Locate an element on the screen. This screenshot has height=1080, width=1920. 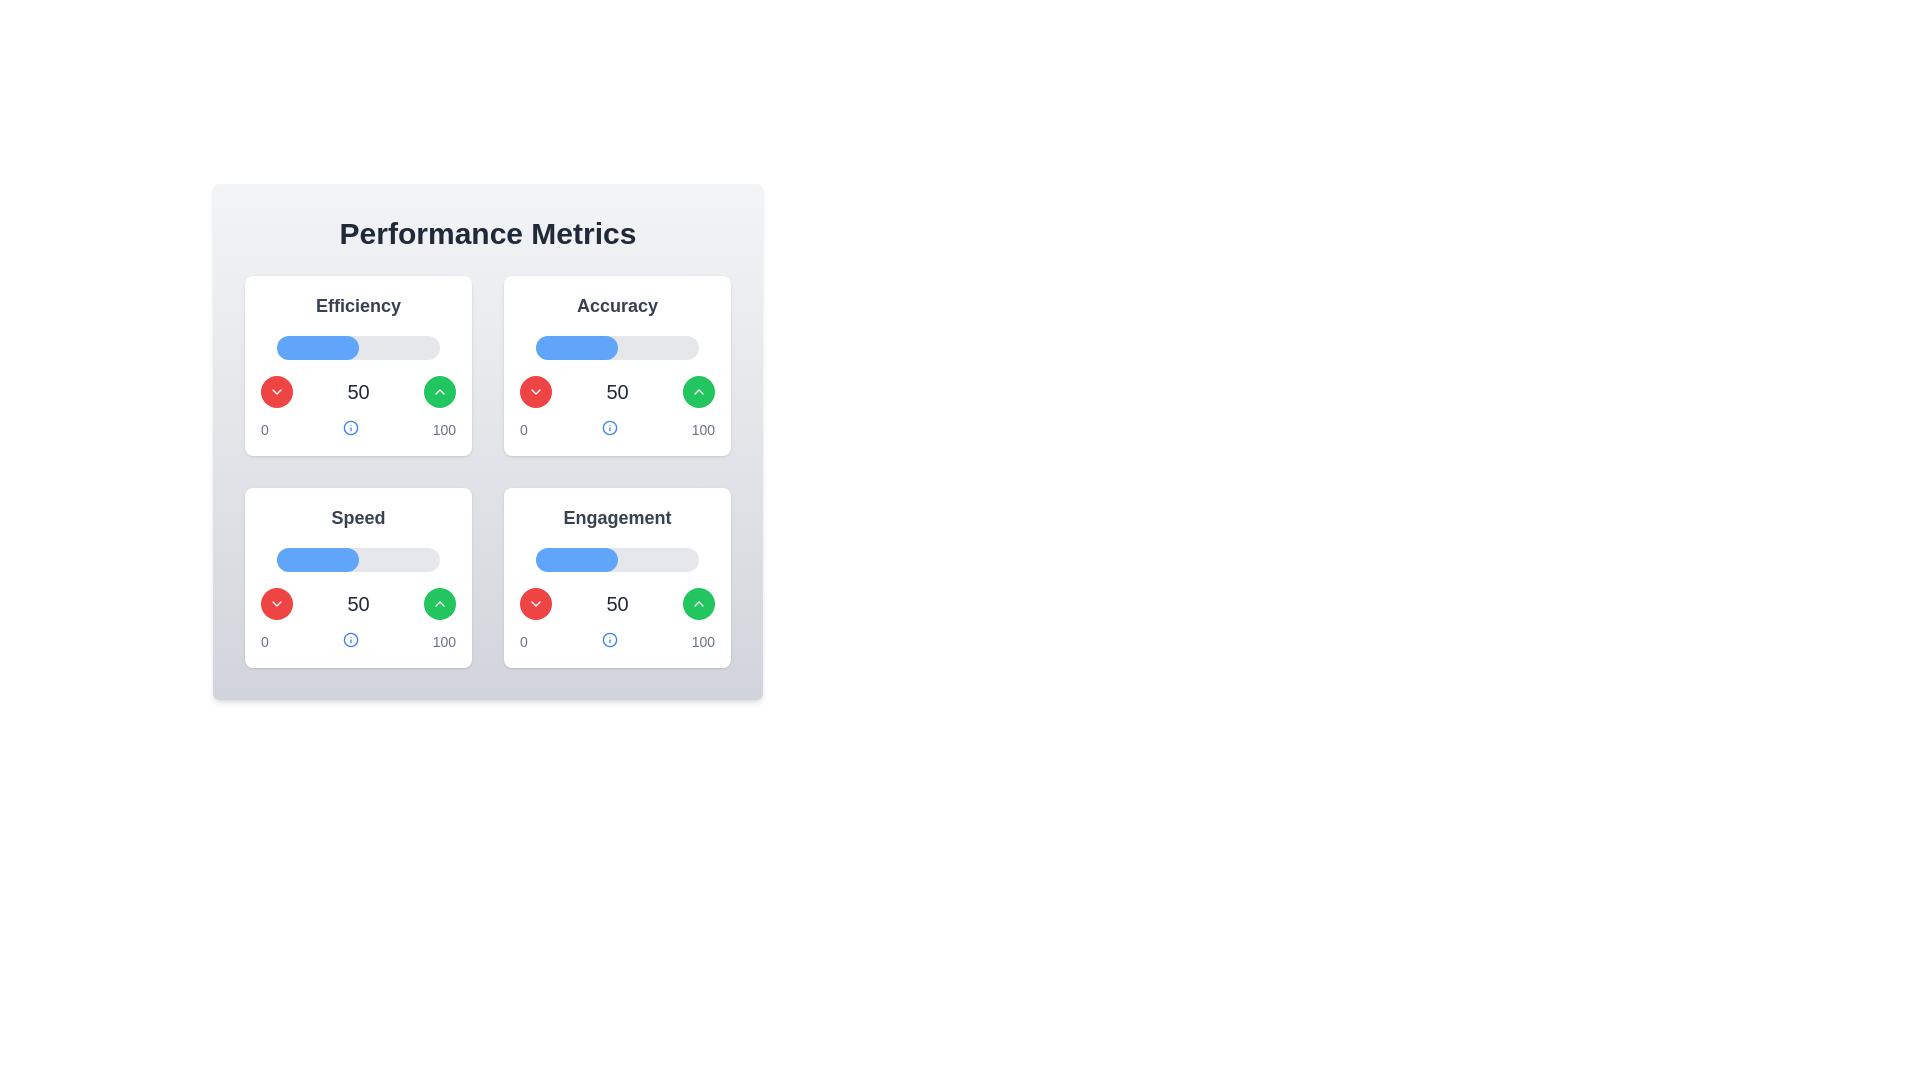
the progress bar or slider is located at coordinates (340, 559).